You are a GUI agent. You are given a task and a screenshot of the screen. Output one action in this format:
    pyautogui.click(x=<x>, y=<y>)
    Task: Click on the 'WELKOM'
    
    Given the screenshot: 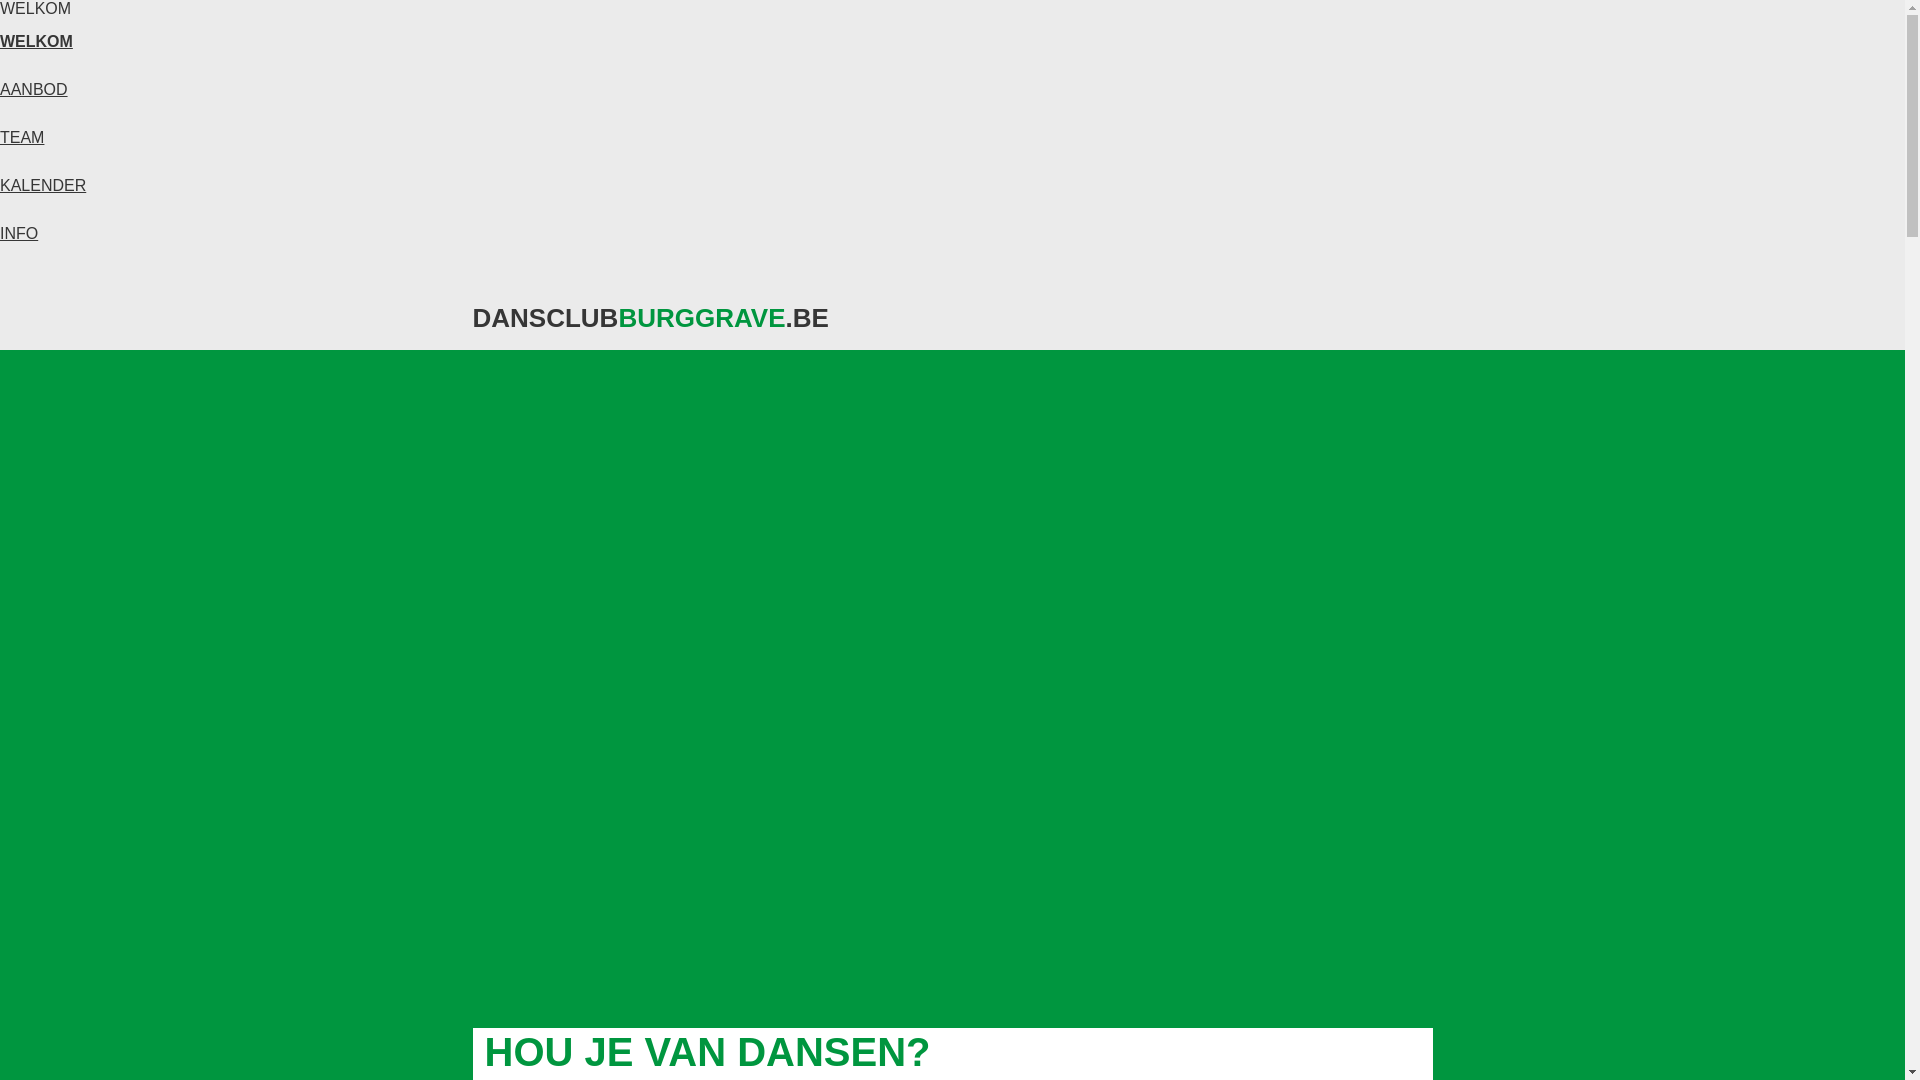 What is the action you would take?
    pyautogui.click(x=36, y=41)
    